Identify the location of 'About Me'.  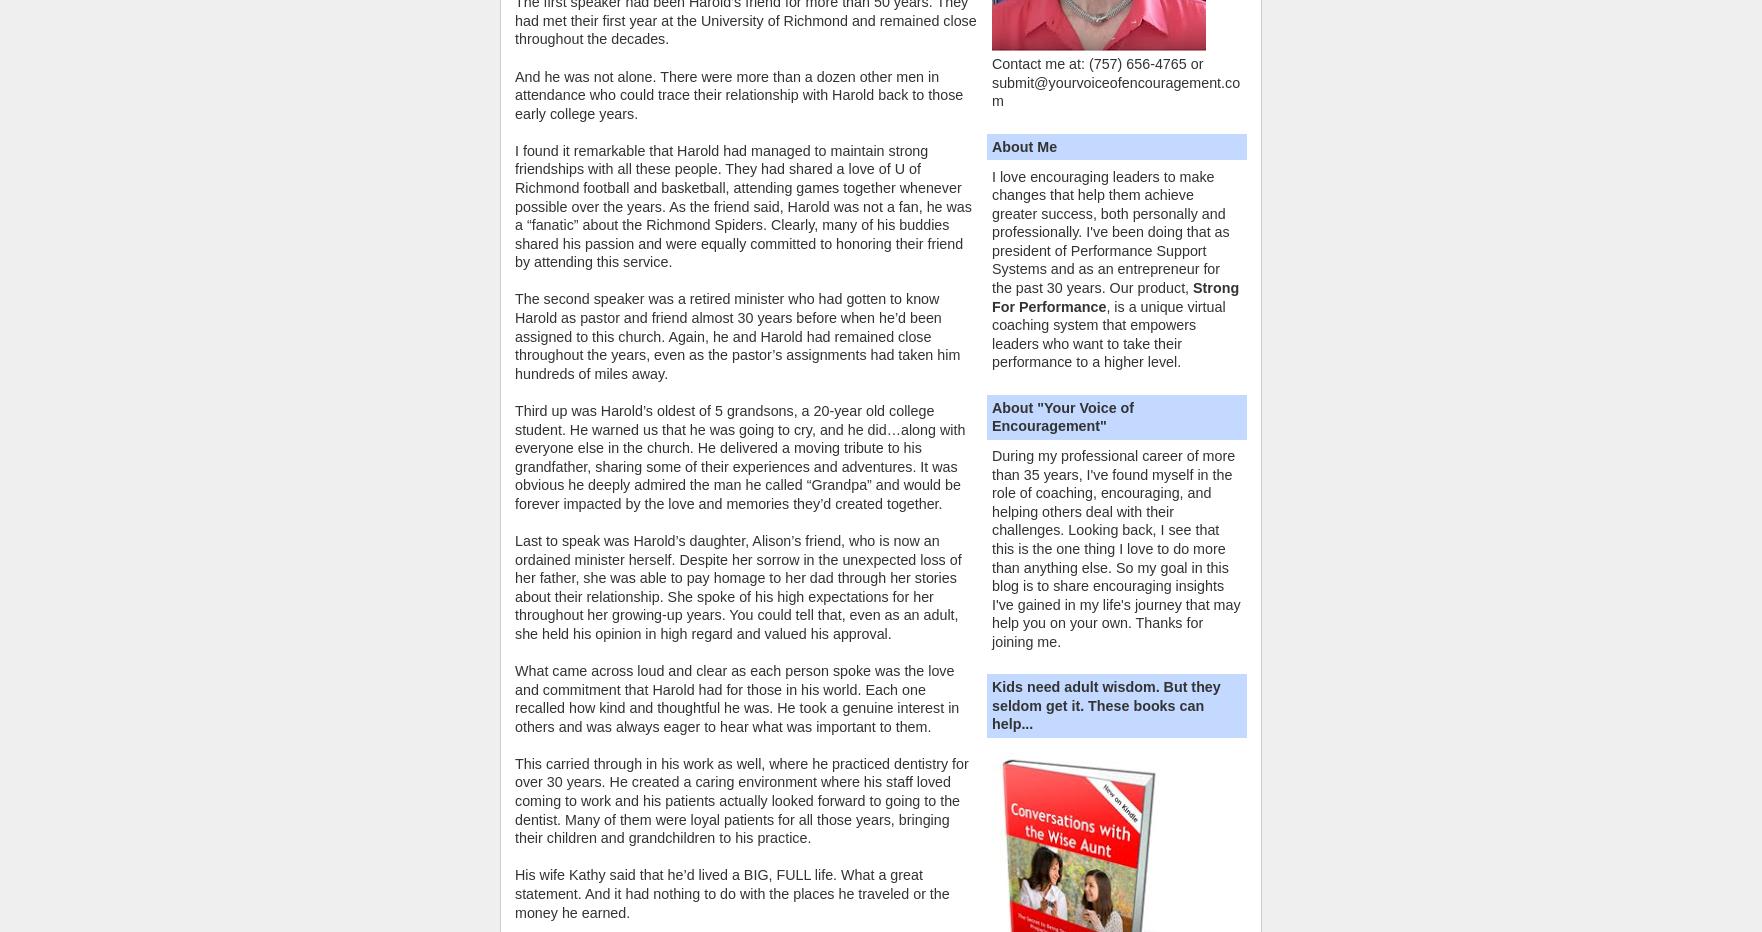
(992, 145).